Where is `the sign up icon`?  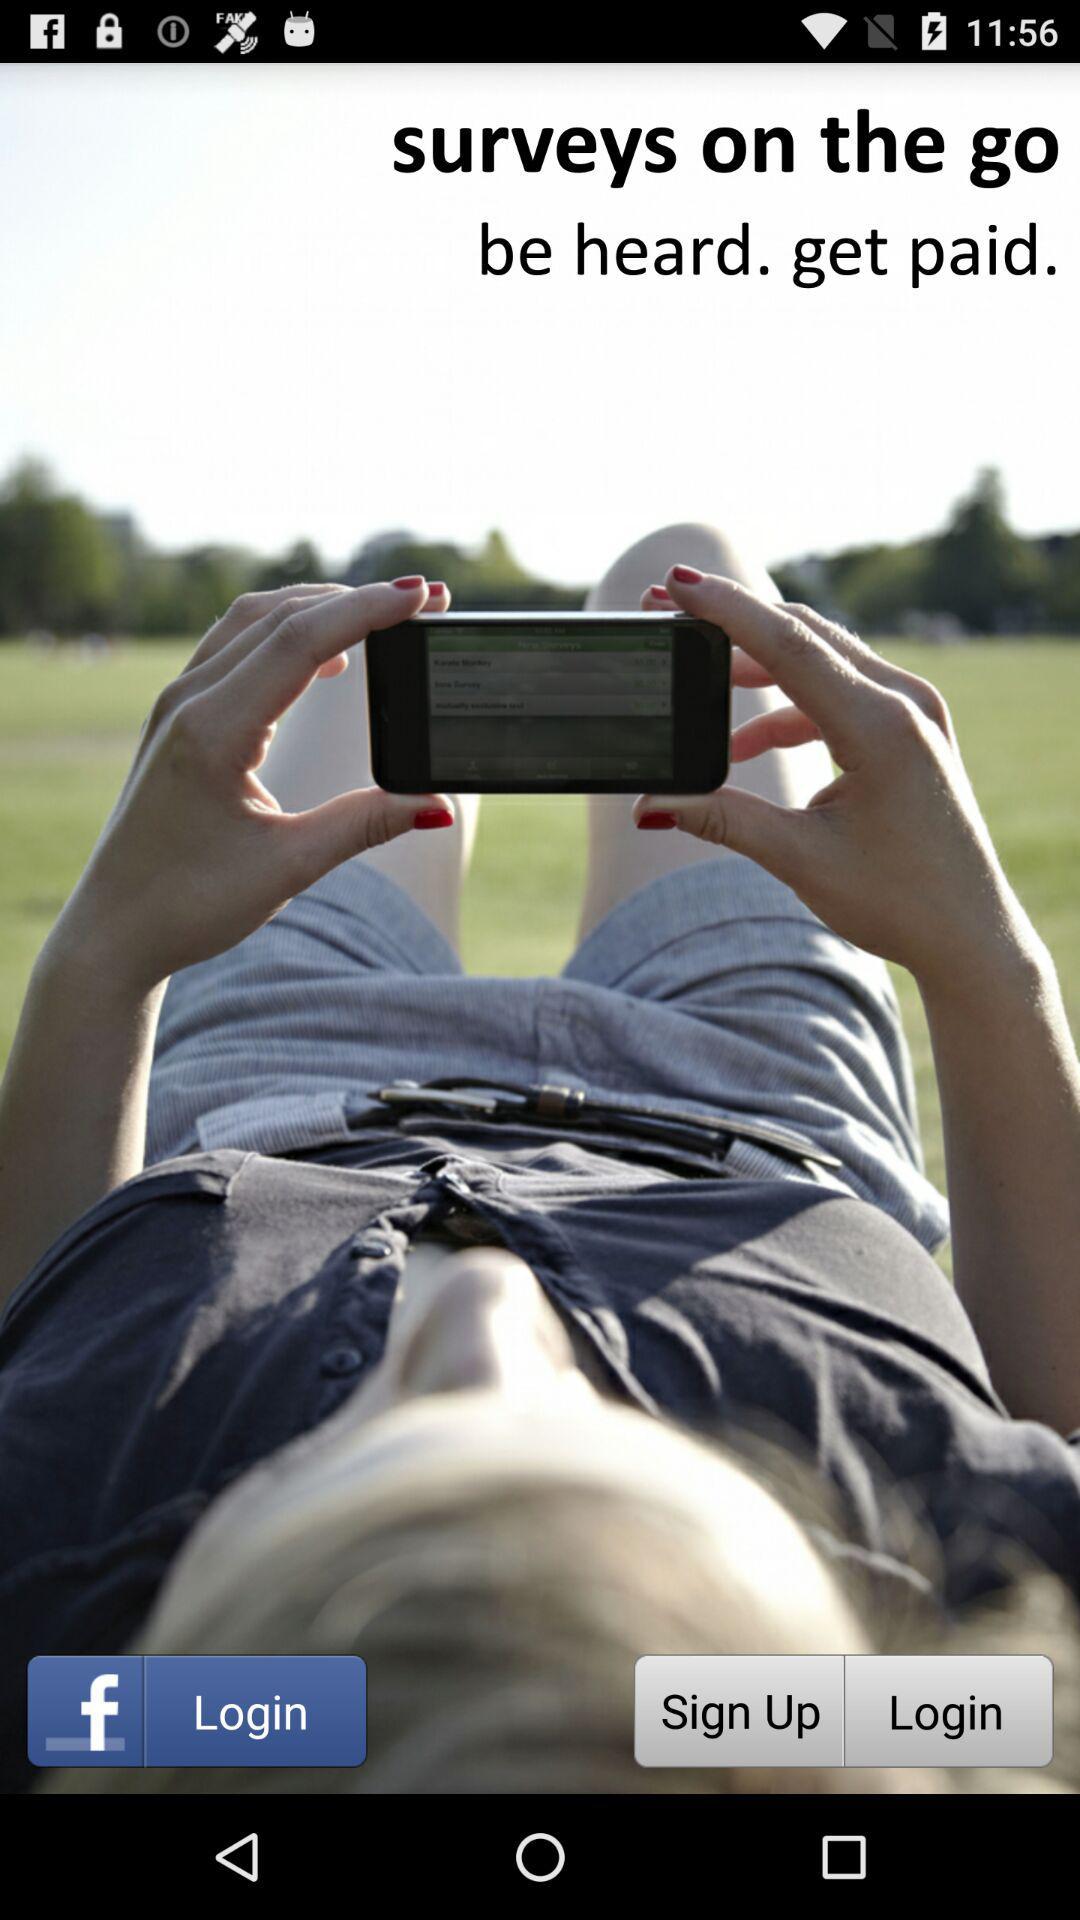
the sign up icon is located at coordinates (738, 1710).